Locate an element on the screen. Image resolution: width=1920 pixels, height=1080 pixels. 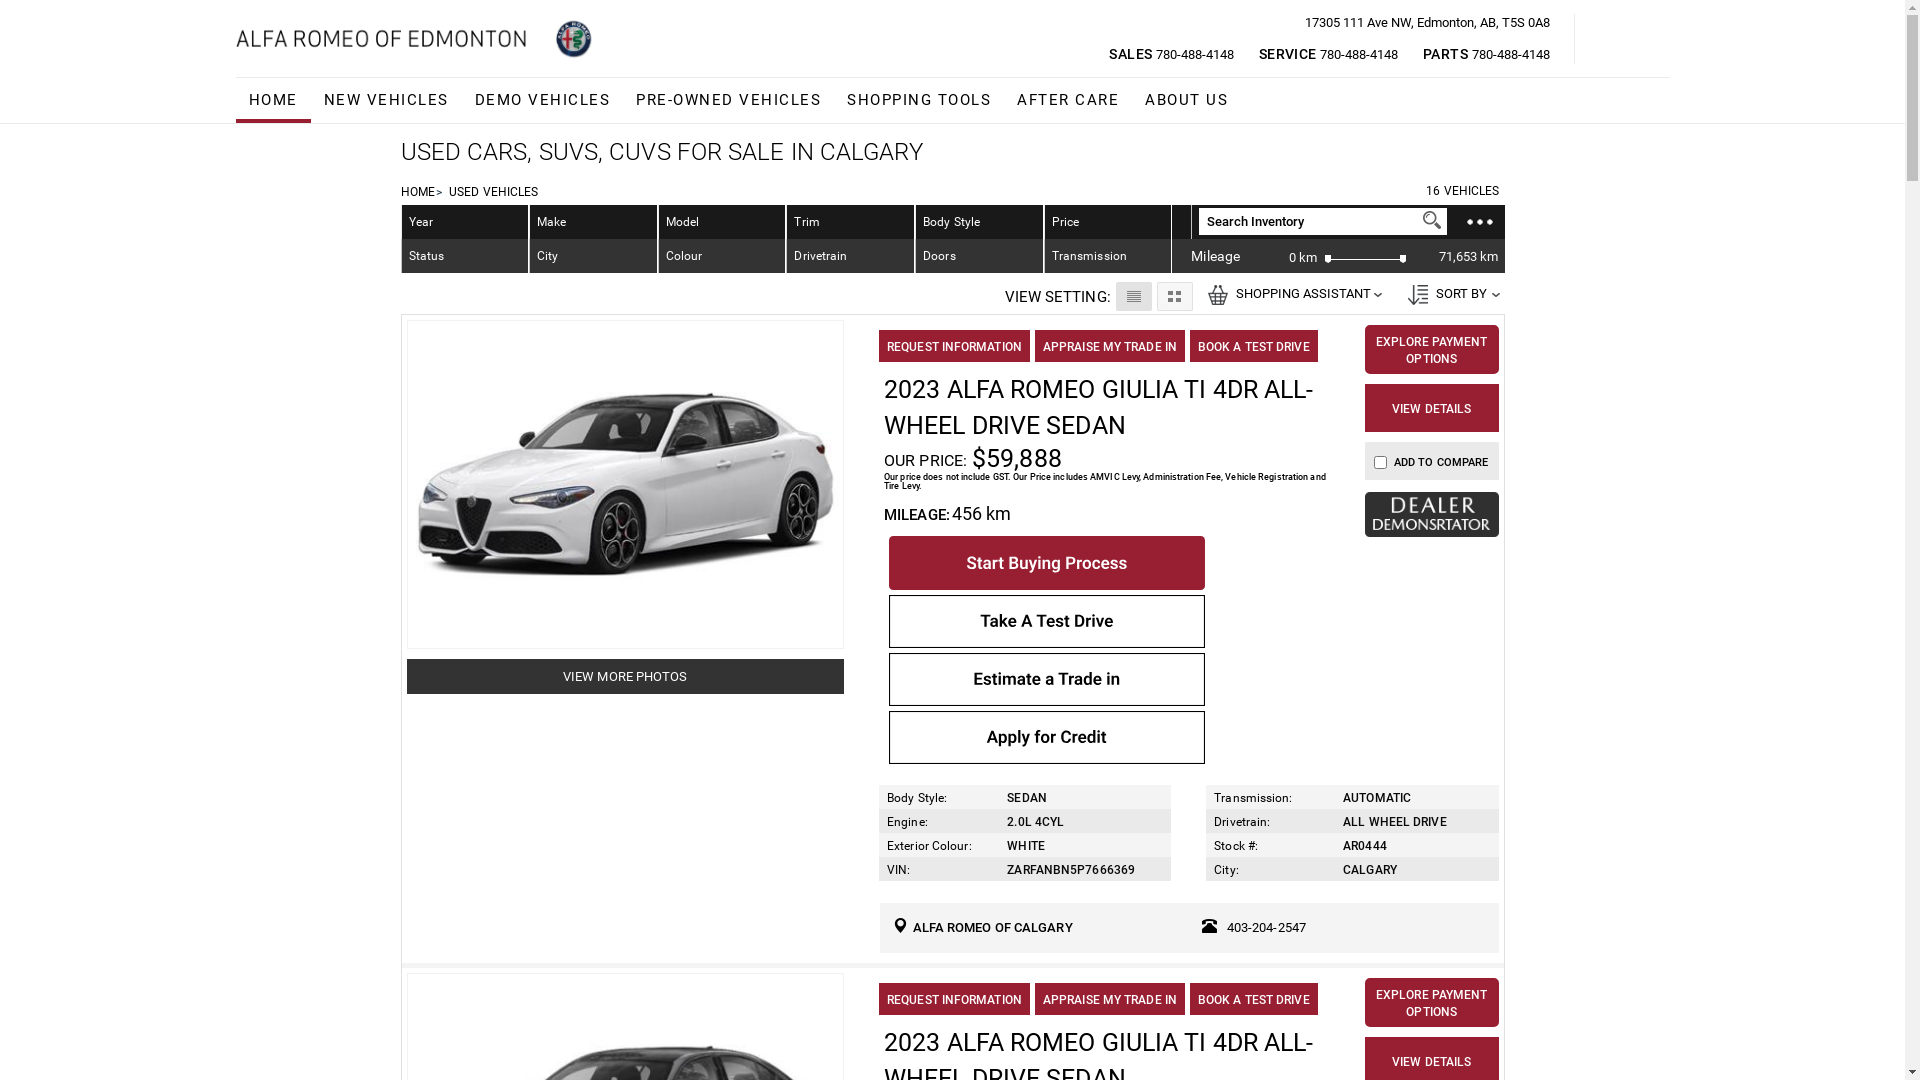
'SERVICE 780-488-4148' is located at coordinates (1328, 53).